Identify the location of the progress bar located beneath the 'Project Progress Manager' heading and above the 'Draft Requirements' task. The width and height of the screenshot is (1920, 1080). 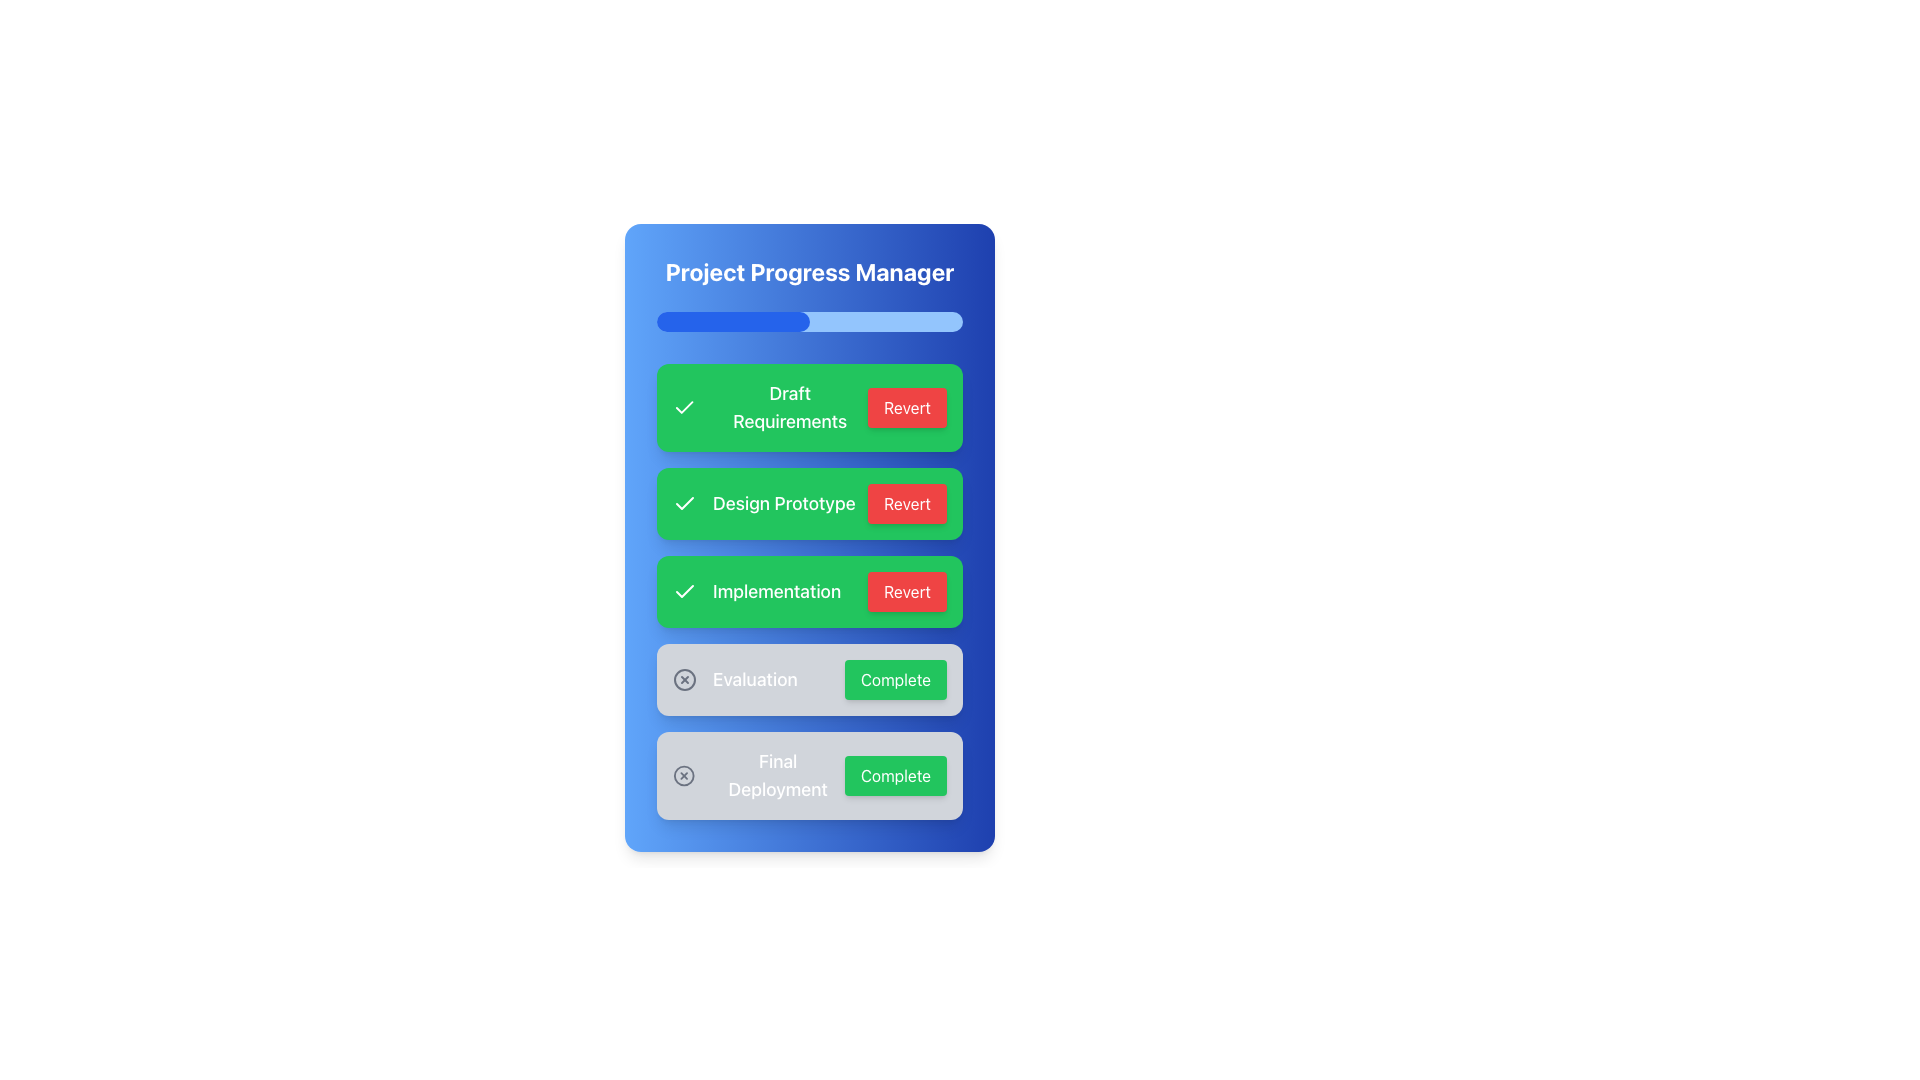
(810, 320).